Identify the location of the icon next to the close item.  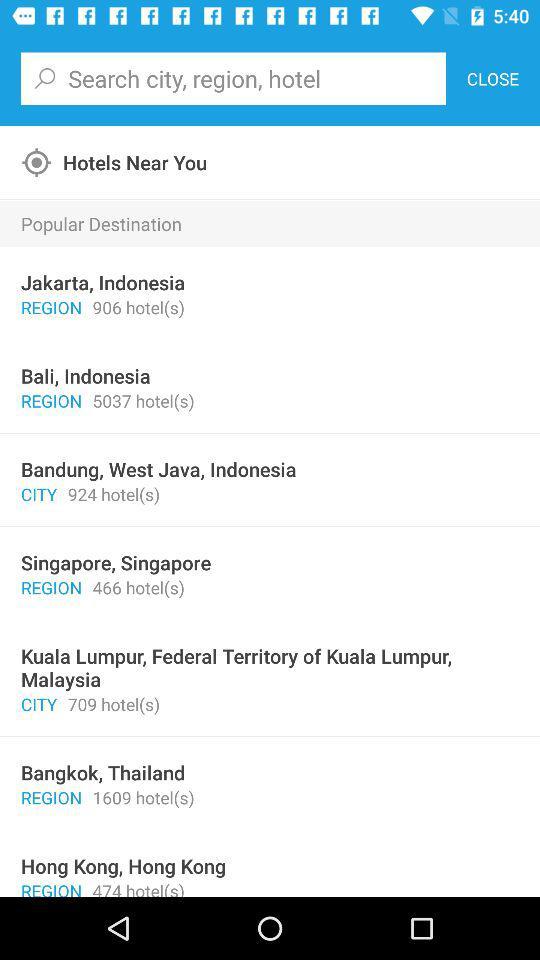
(232, 78).